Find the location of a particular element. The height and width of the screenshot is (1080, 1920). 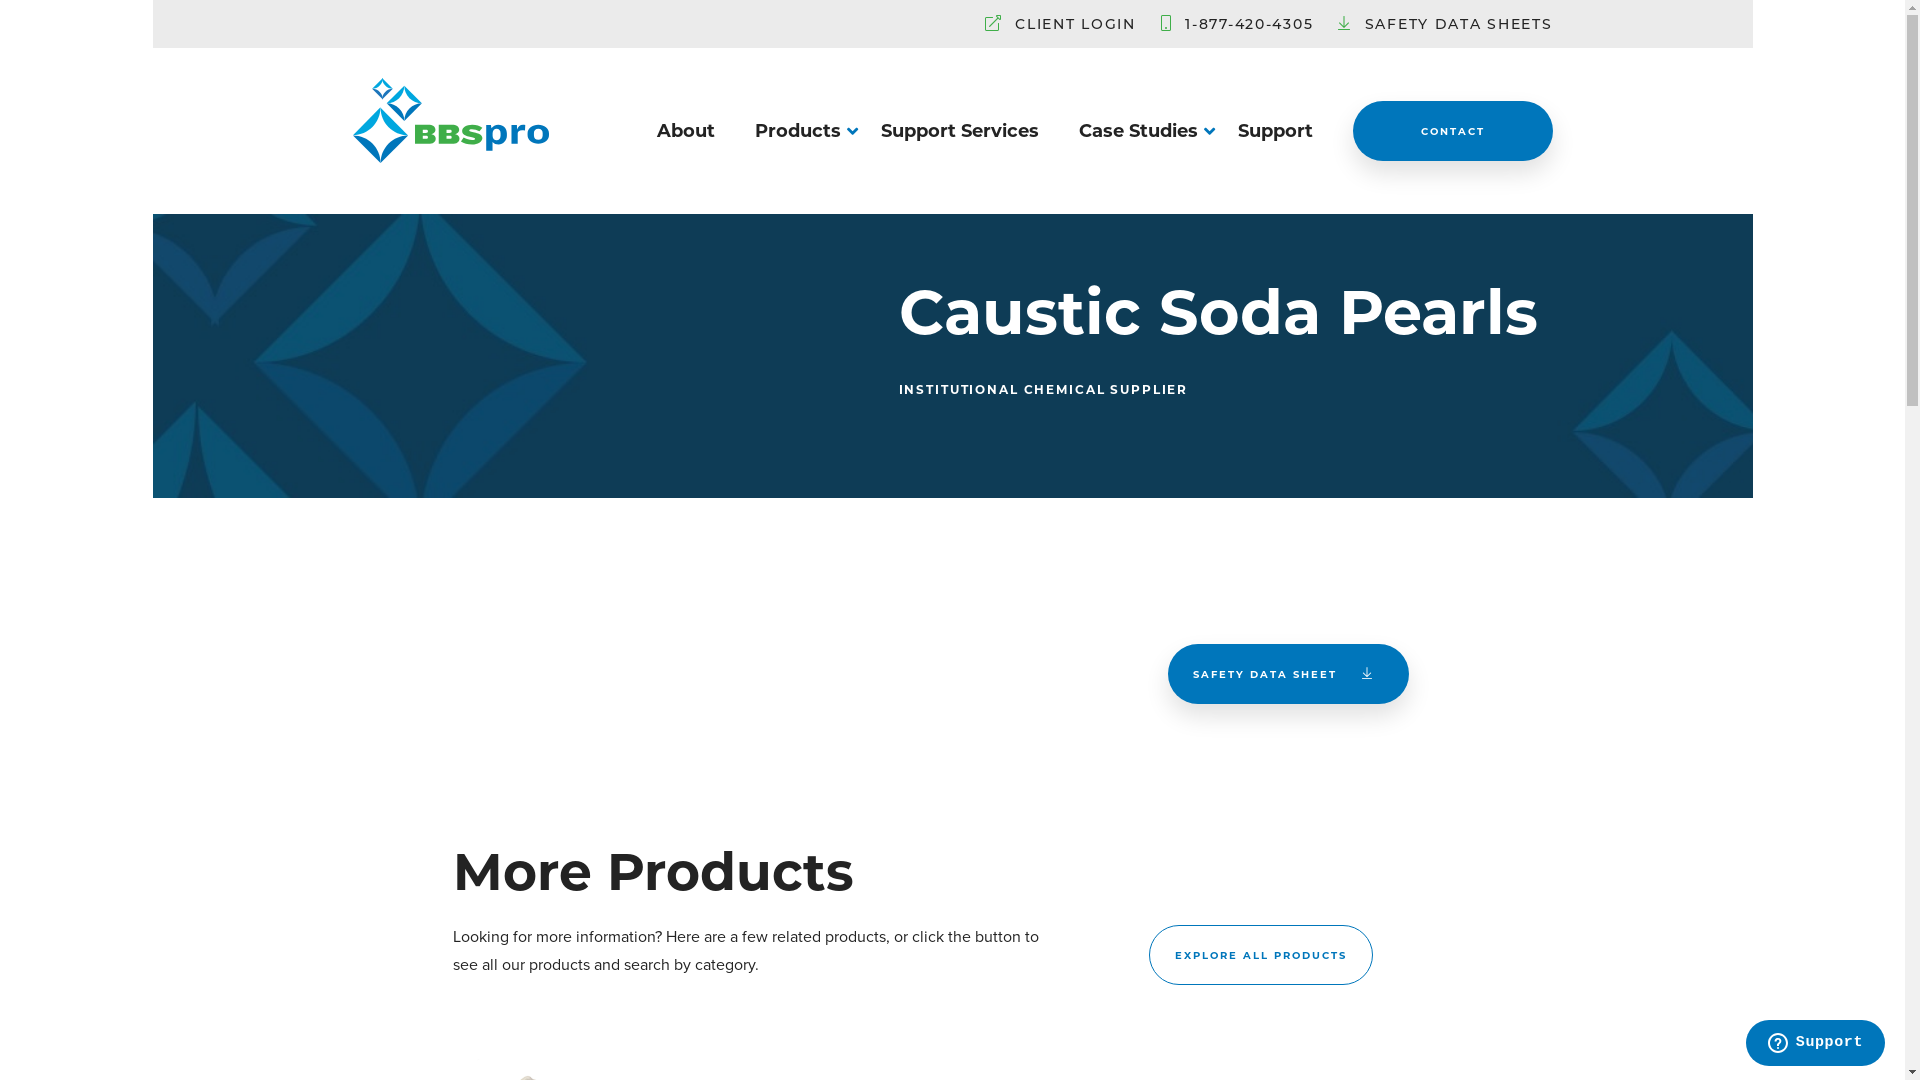

'About' is located at coordinates (685, 131).